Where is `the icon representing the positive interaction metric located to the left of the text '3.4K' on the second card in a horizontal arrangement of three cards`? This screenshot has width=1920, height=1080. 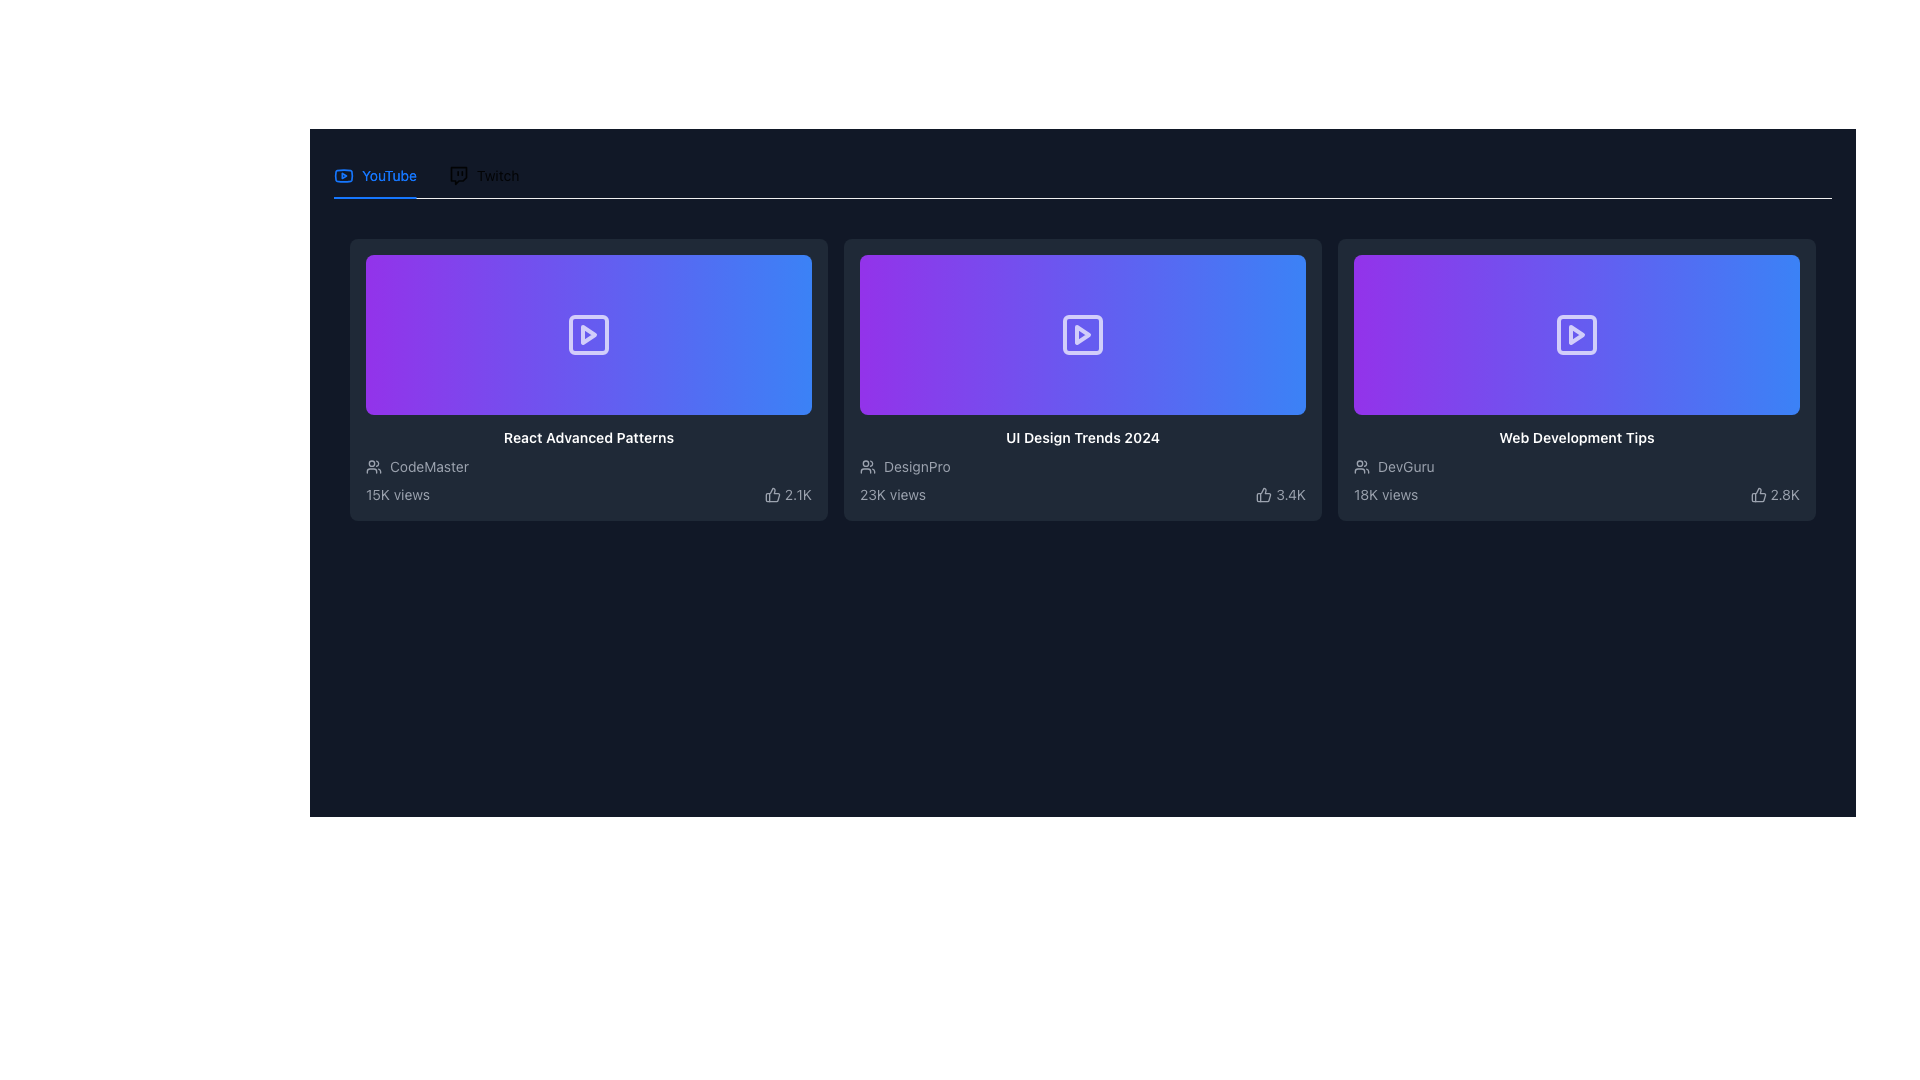 the icon representing the positive interaction metric located to the left of the text '3.4K' on the second card in a horizontal arrangement of three cards is located at coordinates (1263, 494).